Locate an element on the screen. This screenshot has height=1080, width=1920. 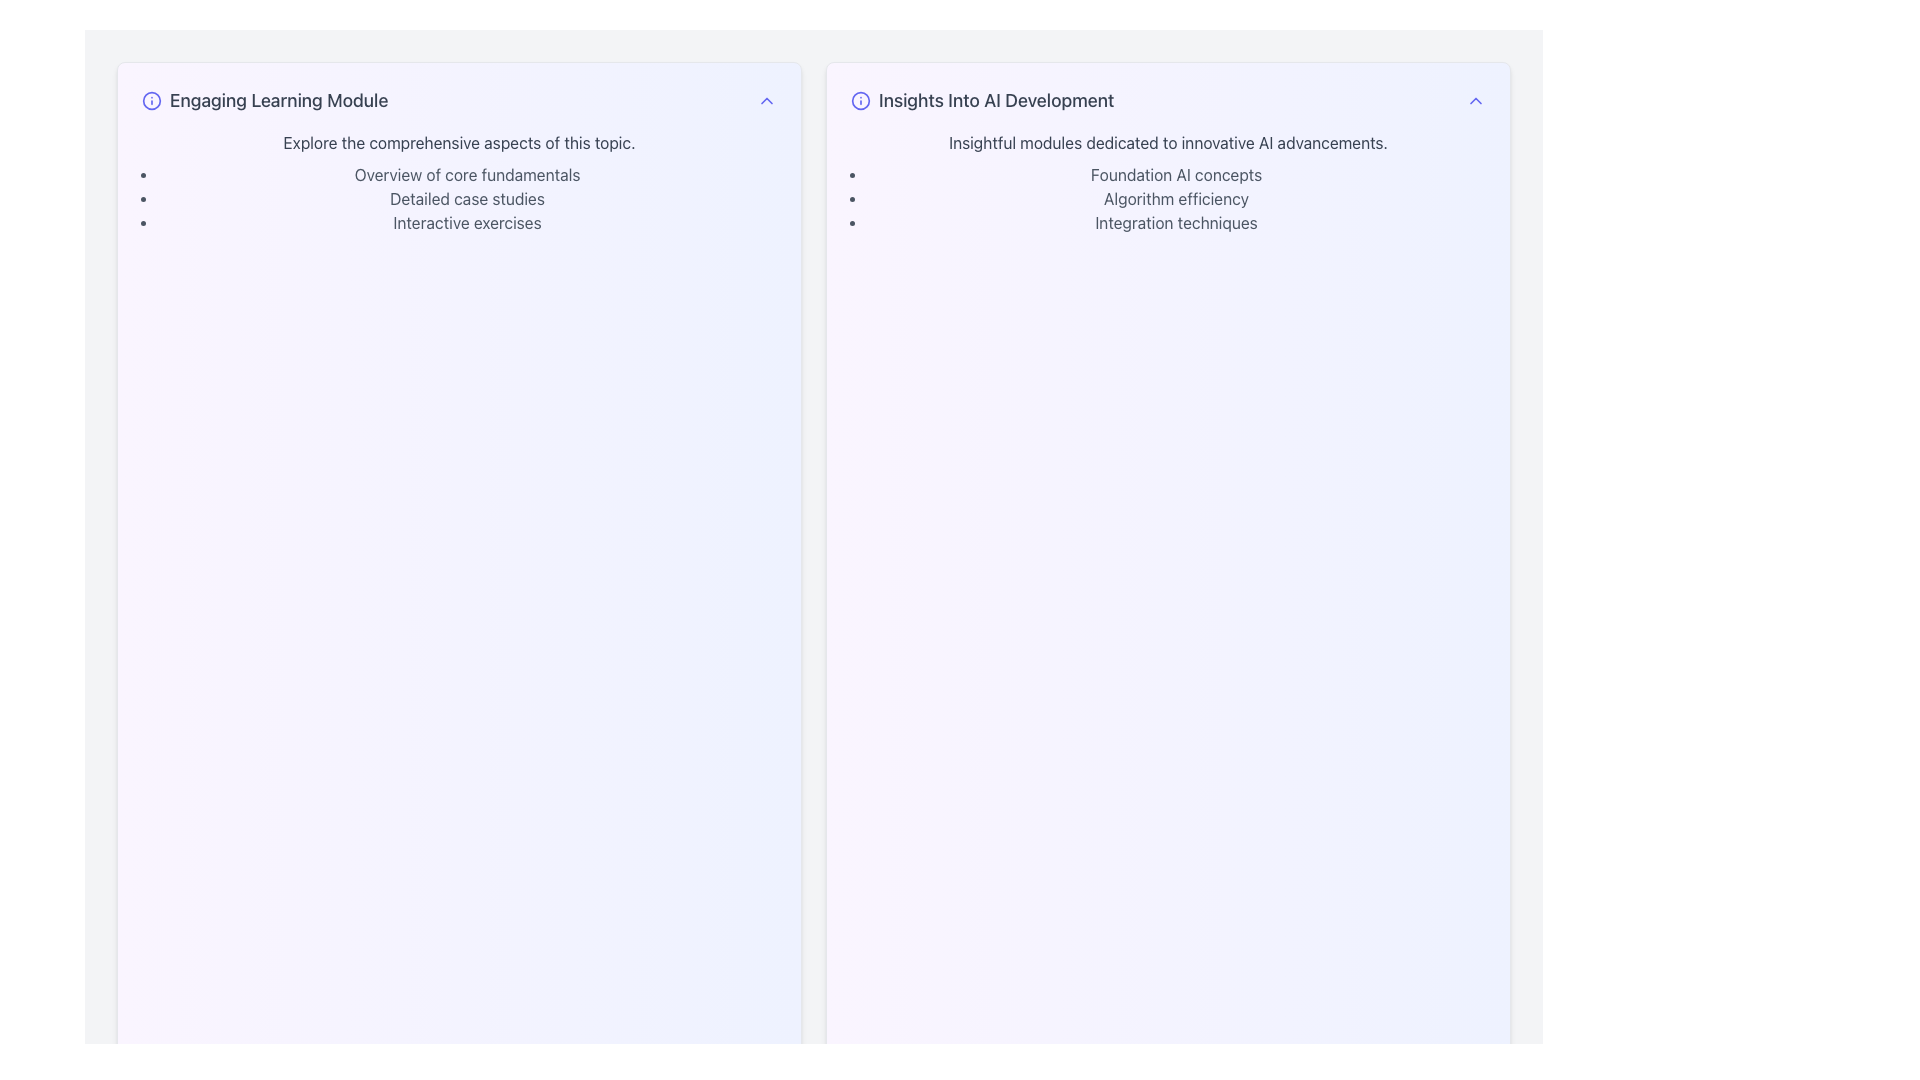
the third item in the bulleted list under the 'Engaging Learning Module' titled 'Detailed case studies' is located at coordinates (466, 223).